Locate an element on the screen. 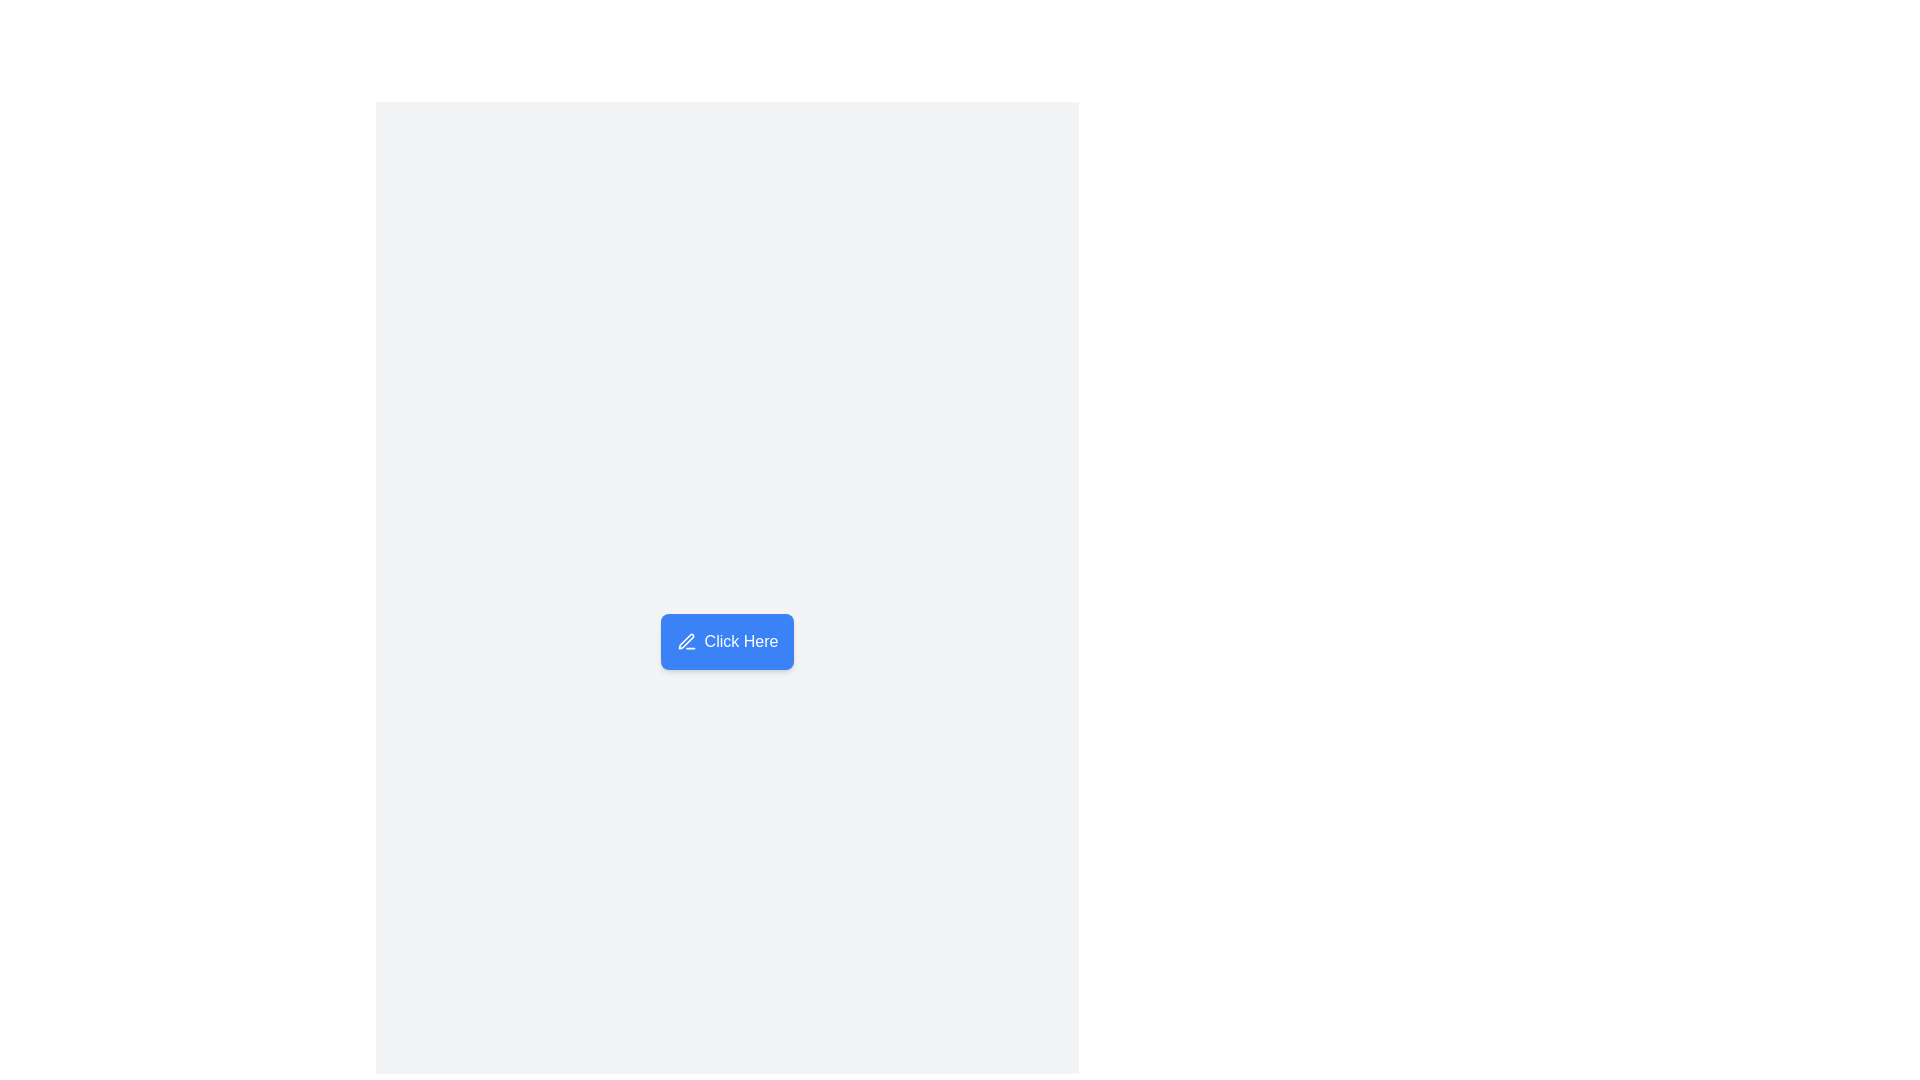 This screenshot has width=1920, height=1080. the interactive pen icon located to the left of the 'Click Here' label on the button, which has a solid blue background and a white outline is located at coordinates (686, 641).